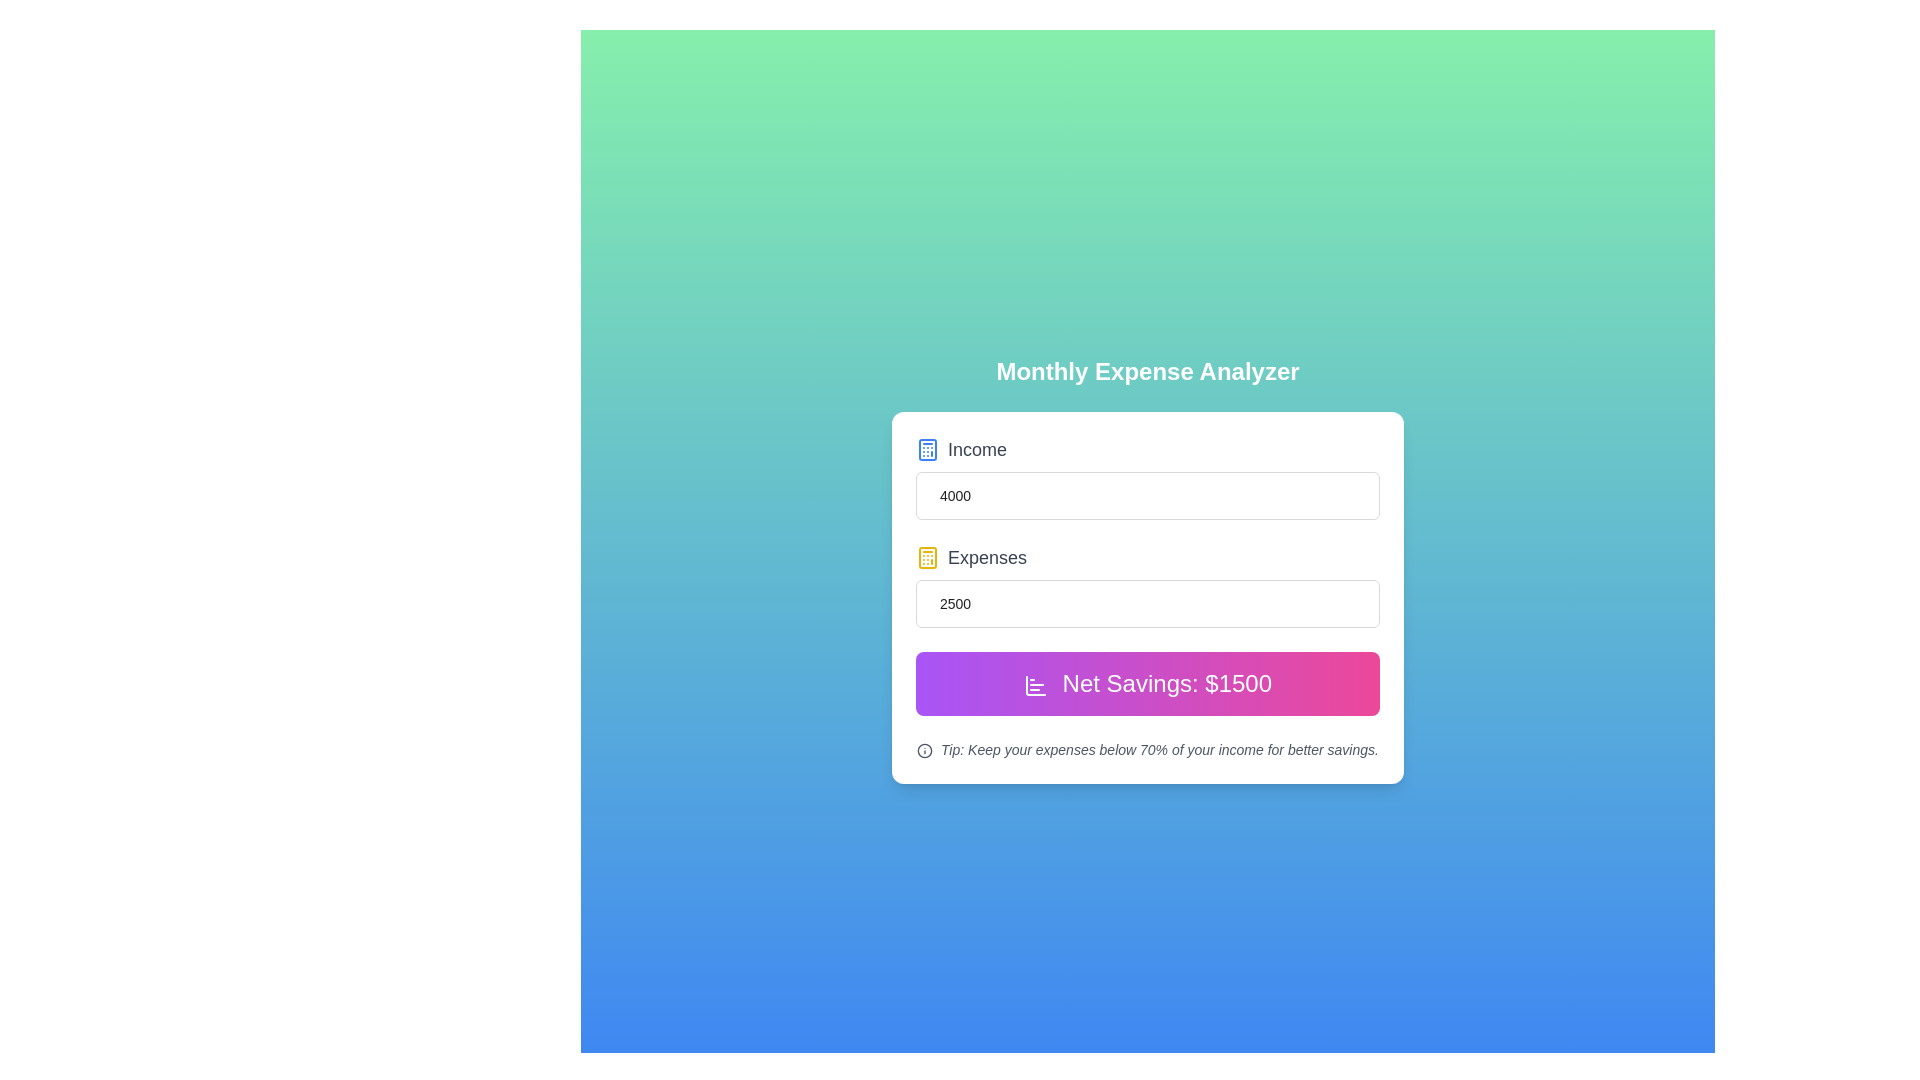  I want to click on the leftmost analytics icon representing the 'Net Savings' context, which is associated with the displayed text 'Net Savings: $1500', so click(1035, 684).